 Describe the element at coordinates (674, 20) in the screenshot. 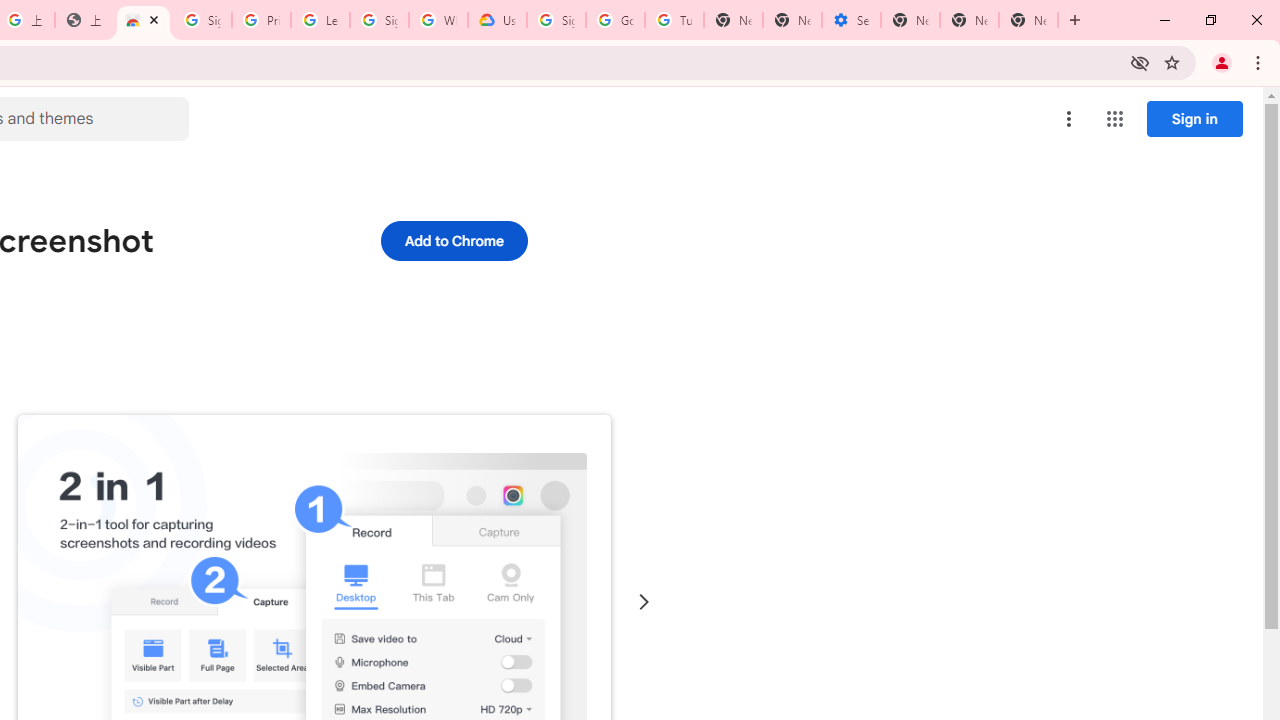

I see `'Turn cookies on or off - Computer - Google Account Help'` at that location.